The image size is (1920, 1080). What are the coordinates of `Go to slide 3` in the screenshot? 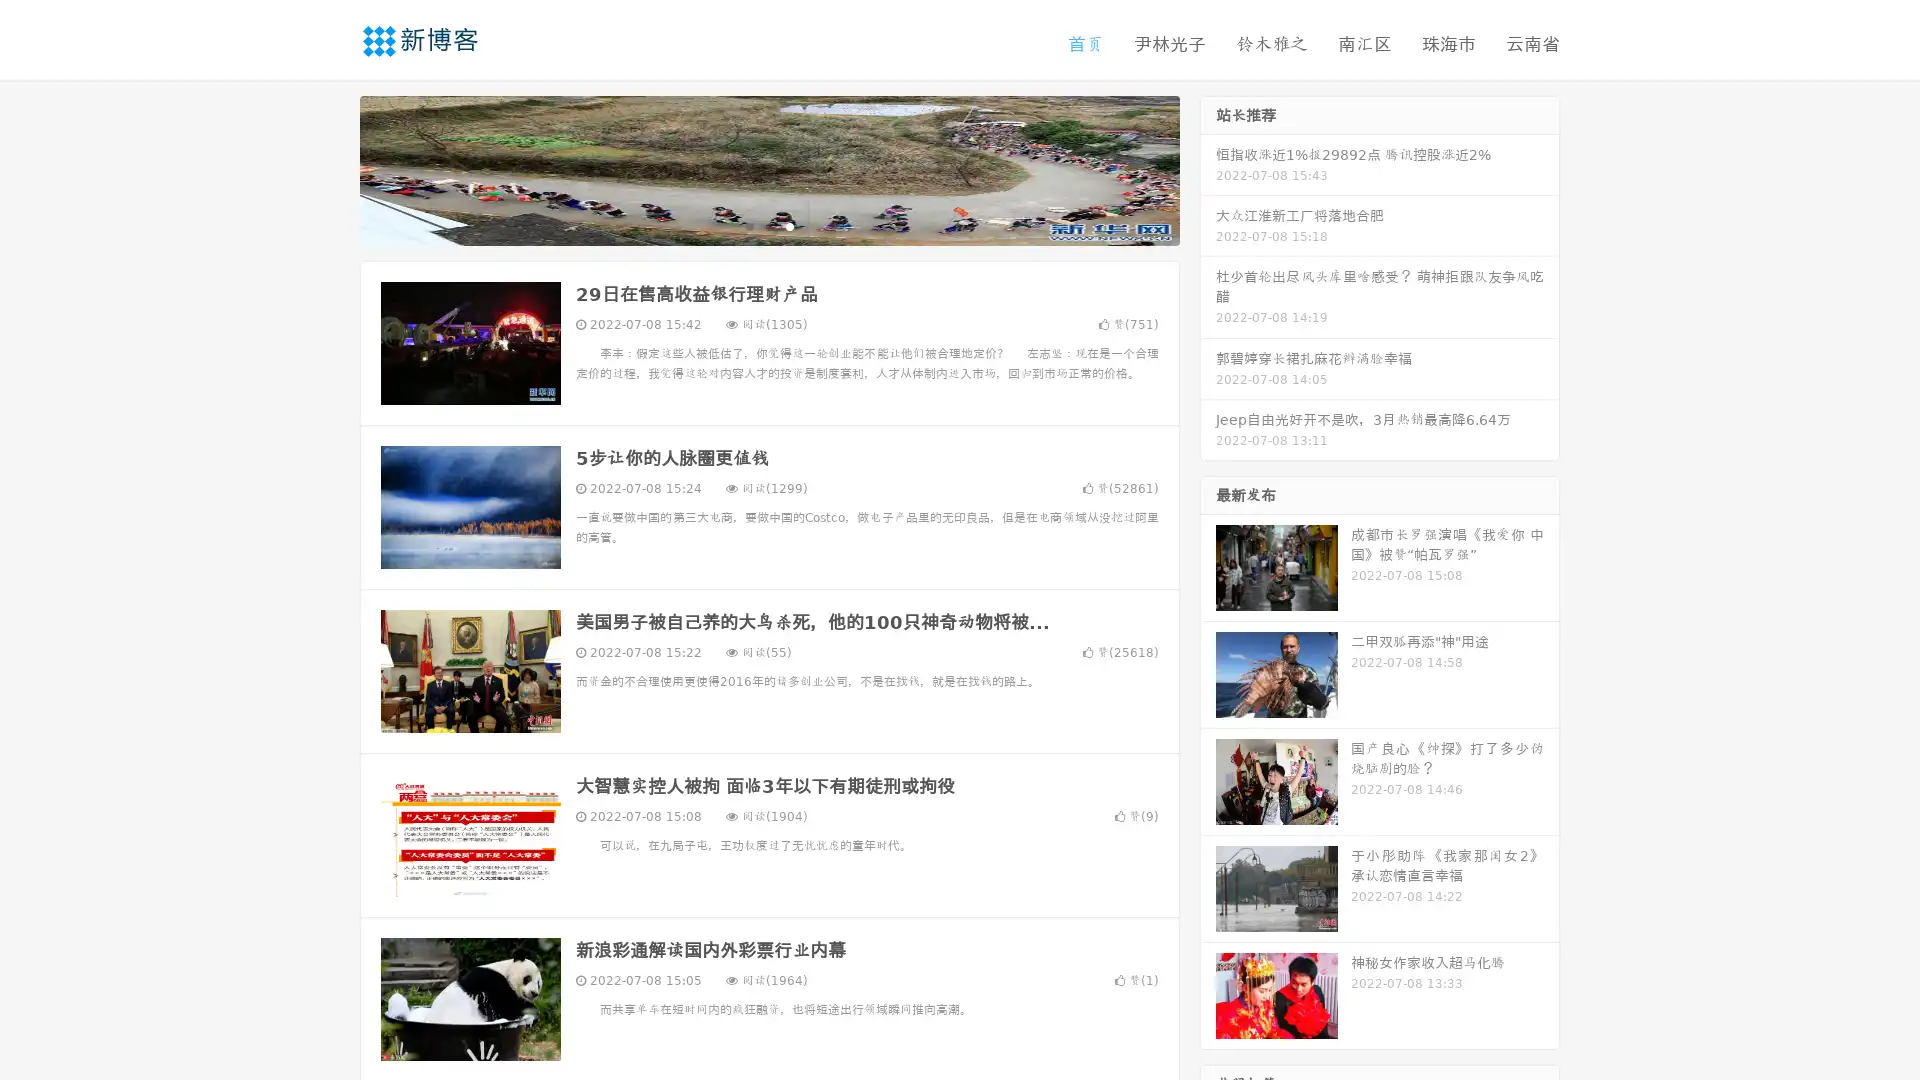 It's located at (789, 225).